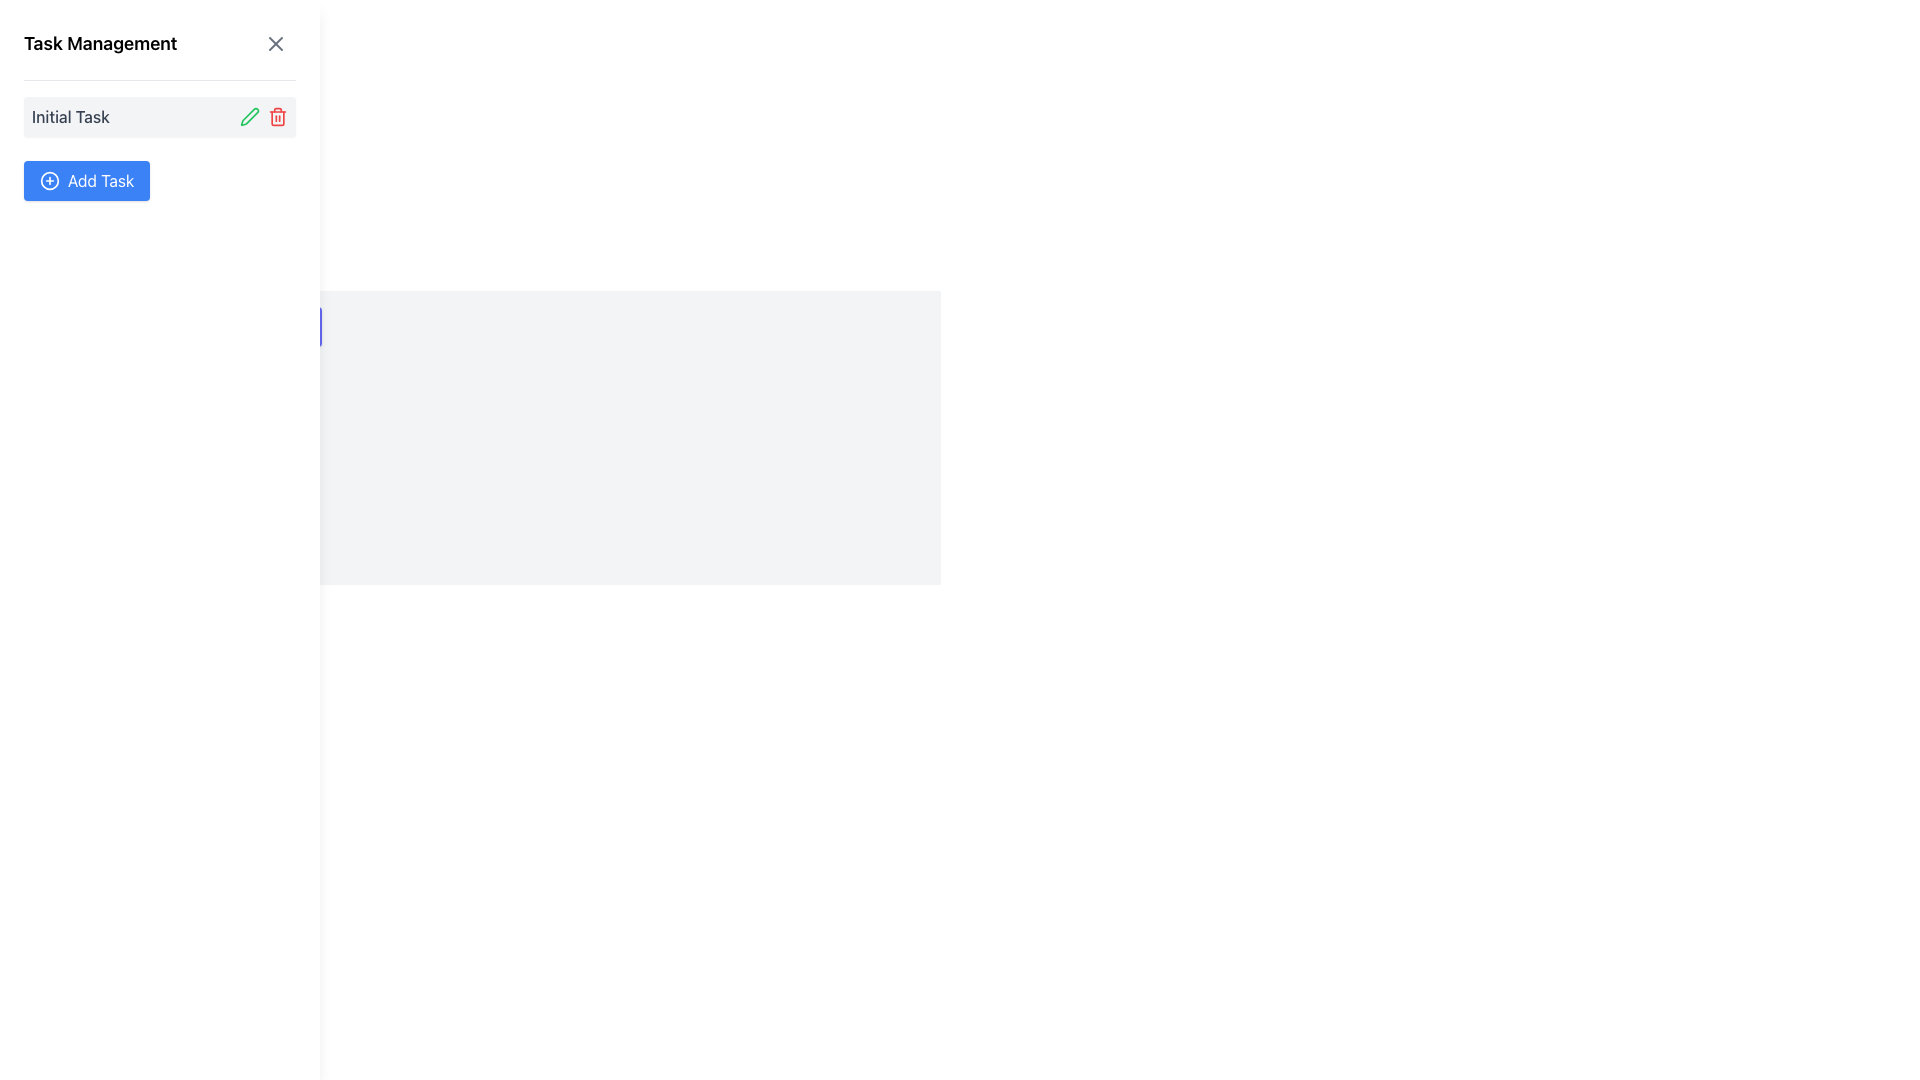  Describe the element at coordinates (274, 43) in the screenshot. I see `the 'X' icon in the top-right corner of the 'Task Management' sidebar` at that location.